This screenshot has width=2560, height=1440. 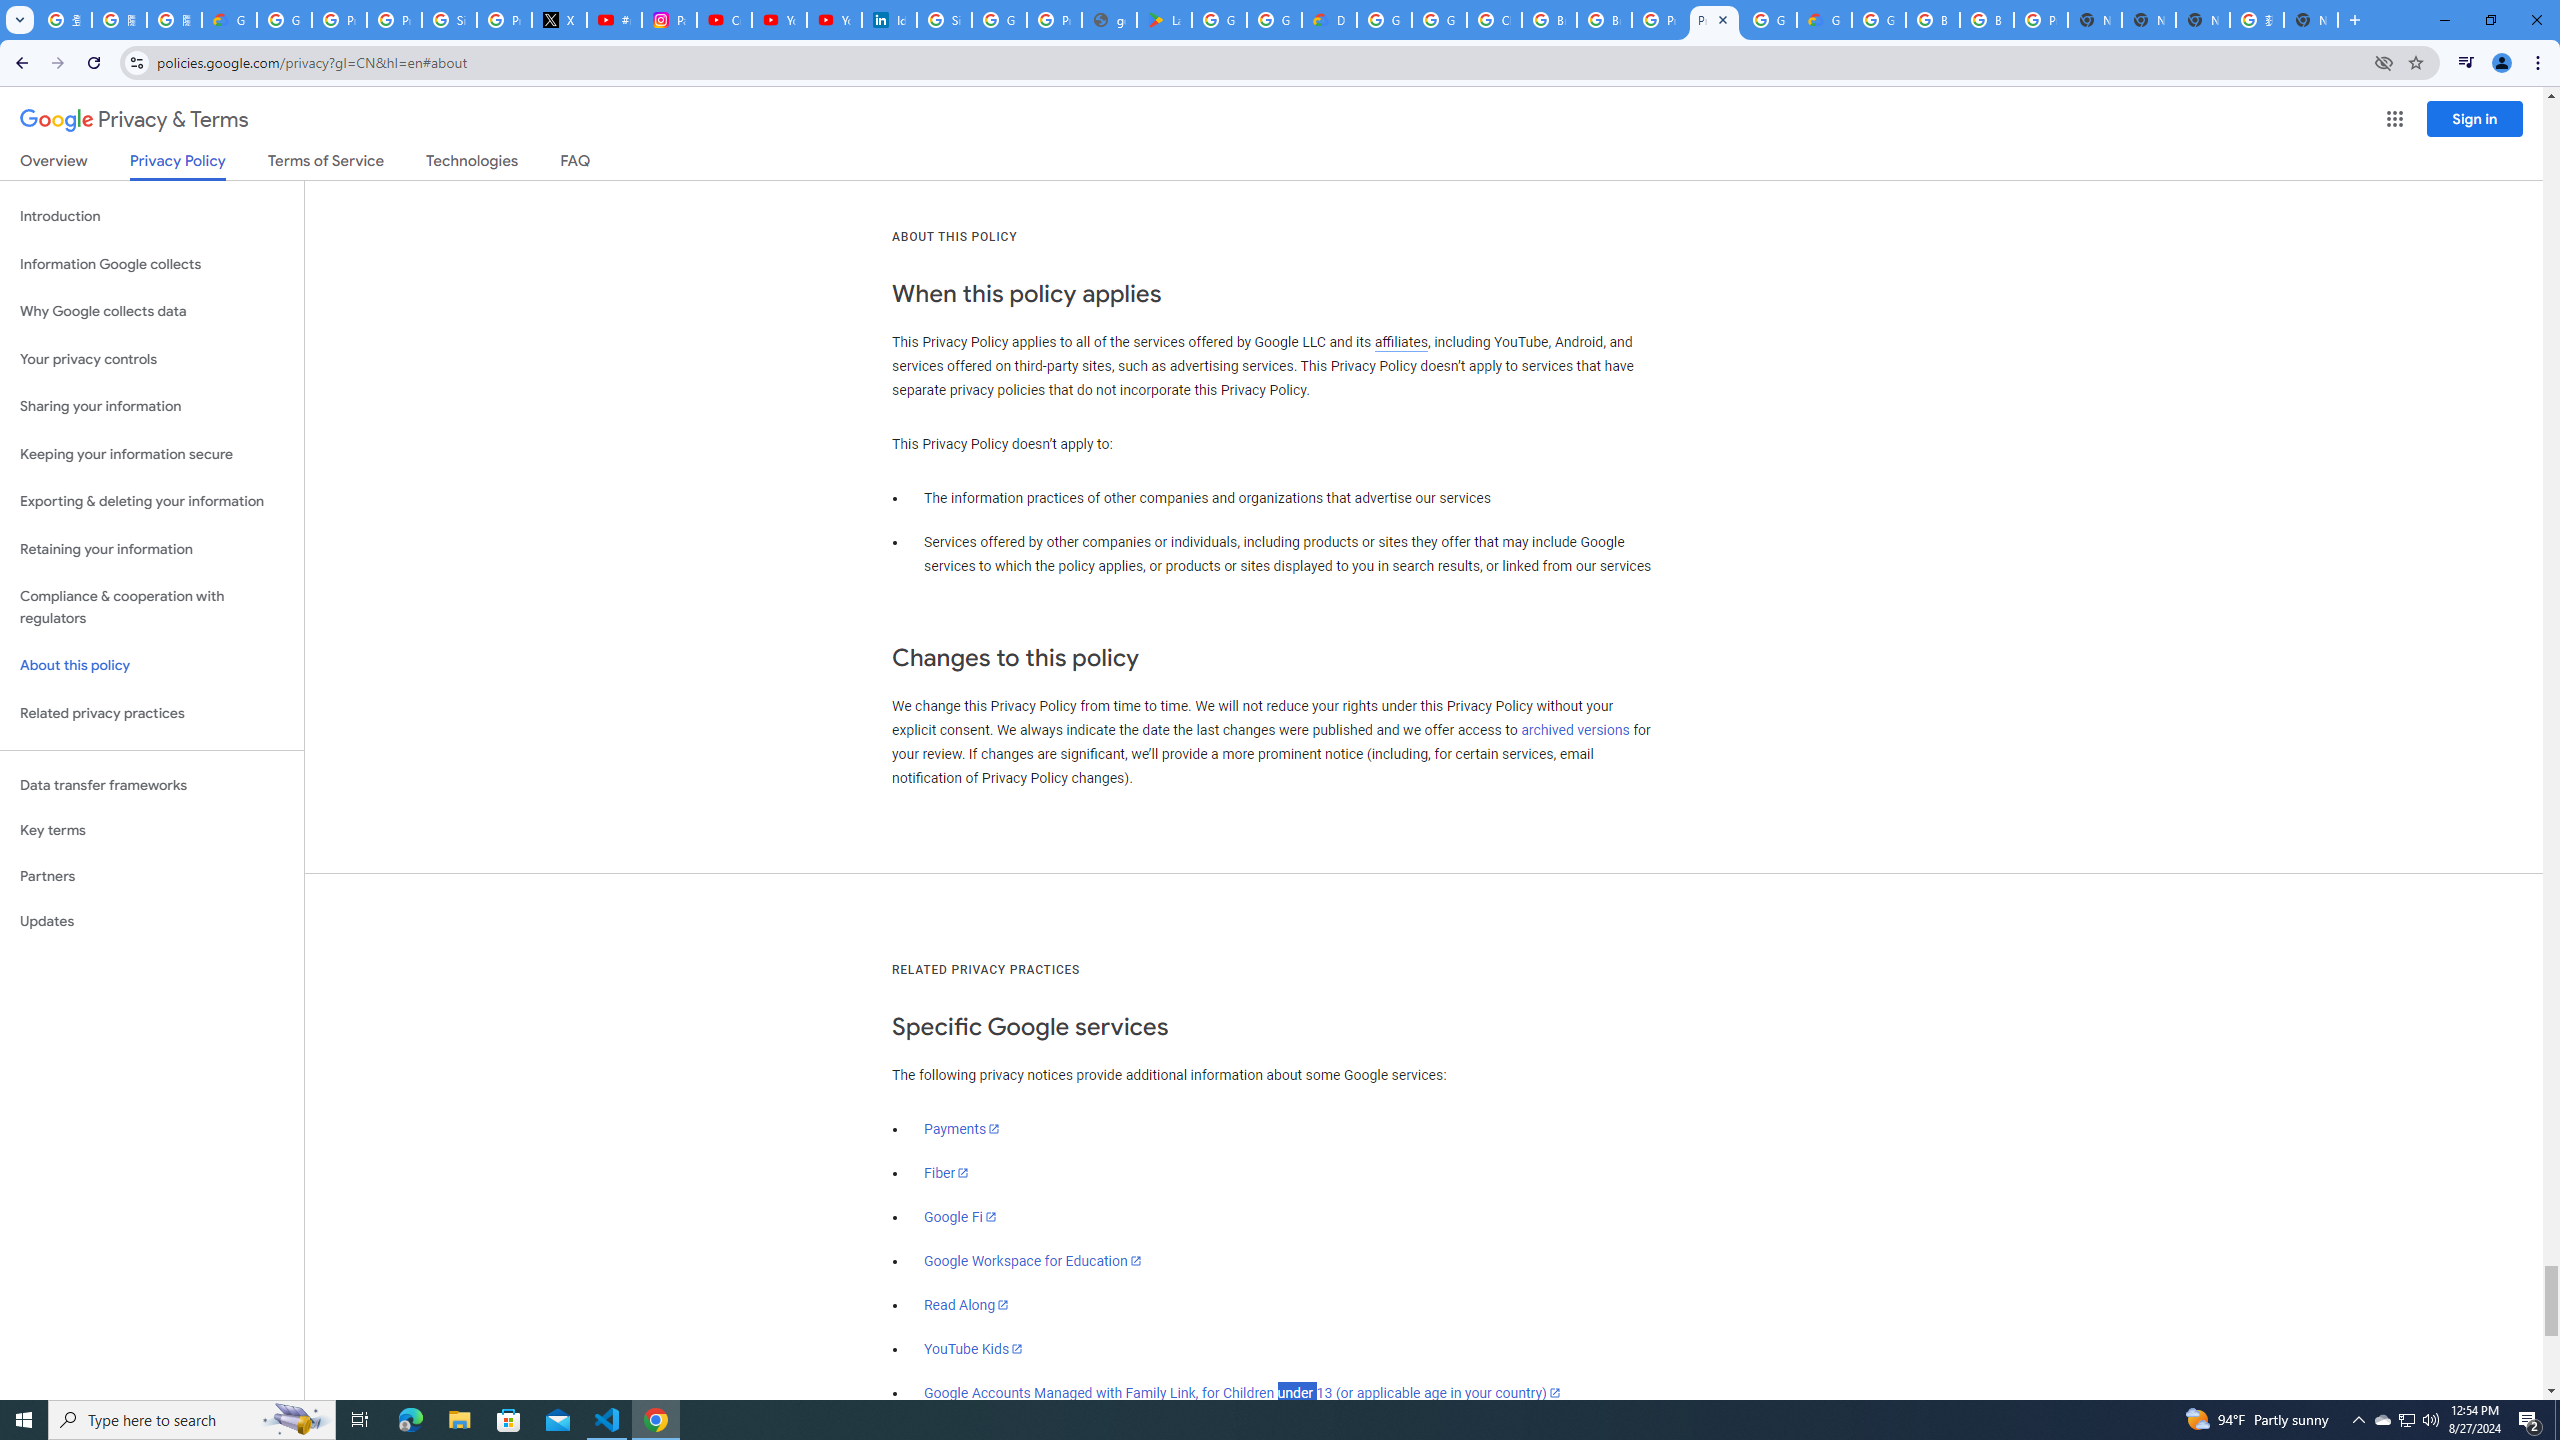 What do you see at coordinates (613, 19) in the screenshot?
I see `'#nbabasketballhighlights - YouTube'` at bounding box center [613, 19].